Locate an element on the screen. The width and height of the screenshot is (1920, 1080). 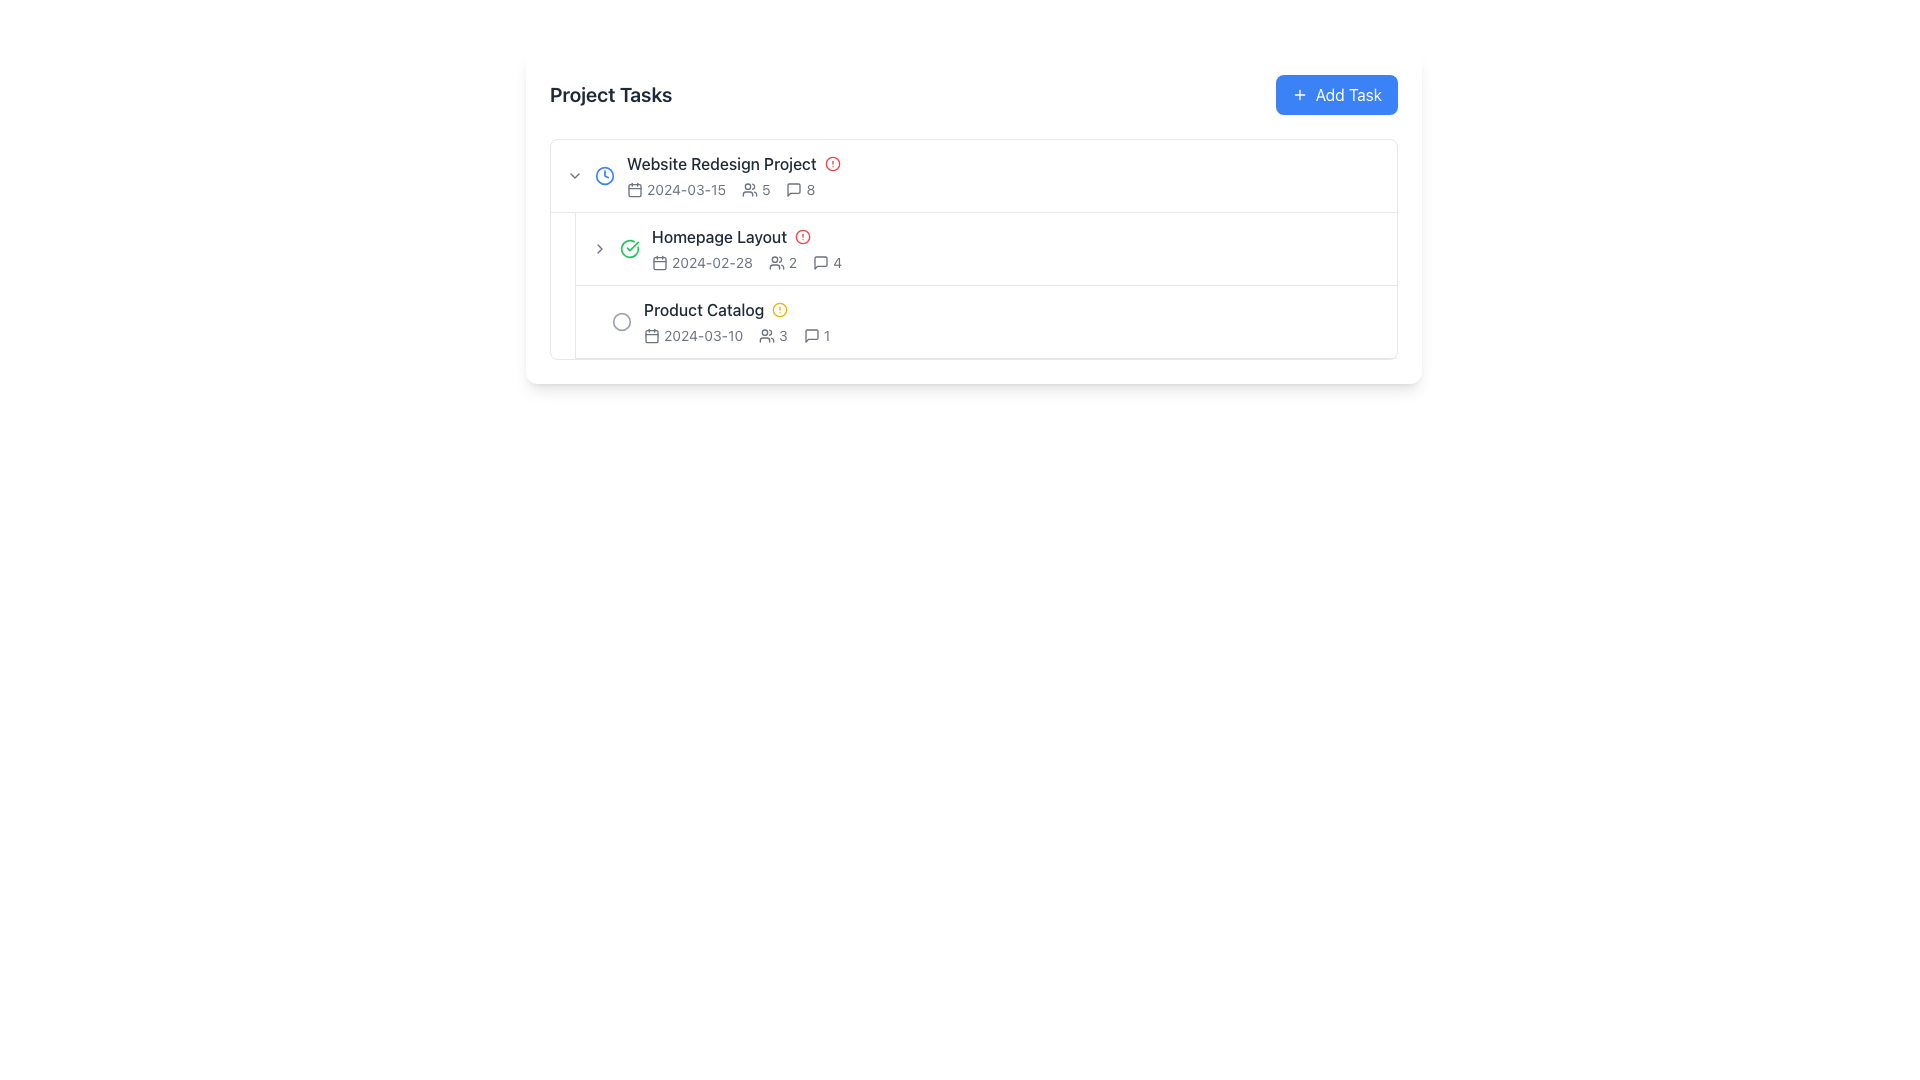
numeral '3' displayed next to the user icon in the 'Project Tasks' list associated with the 'Product Catalog' task is located at coordinates (772, 334).